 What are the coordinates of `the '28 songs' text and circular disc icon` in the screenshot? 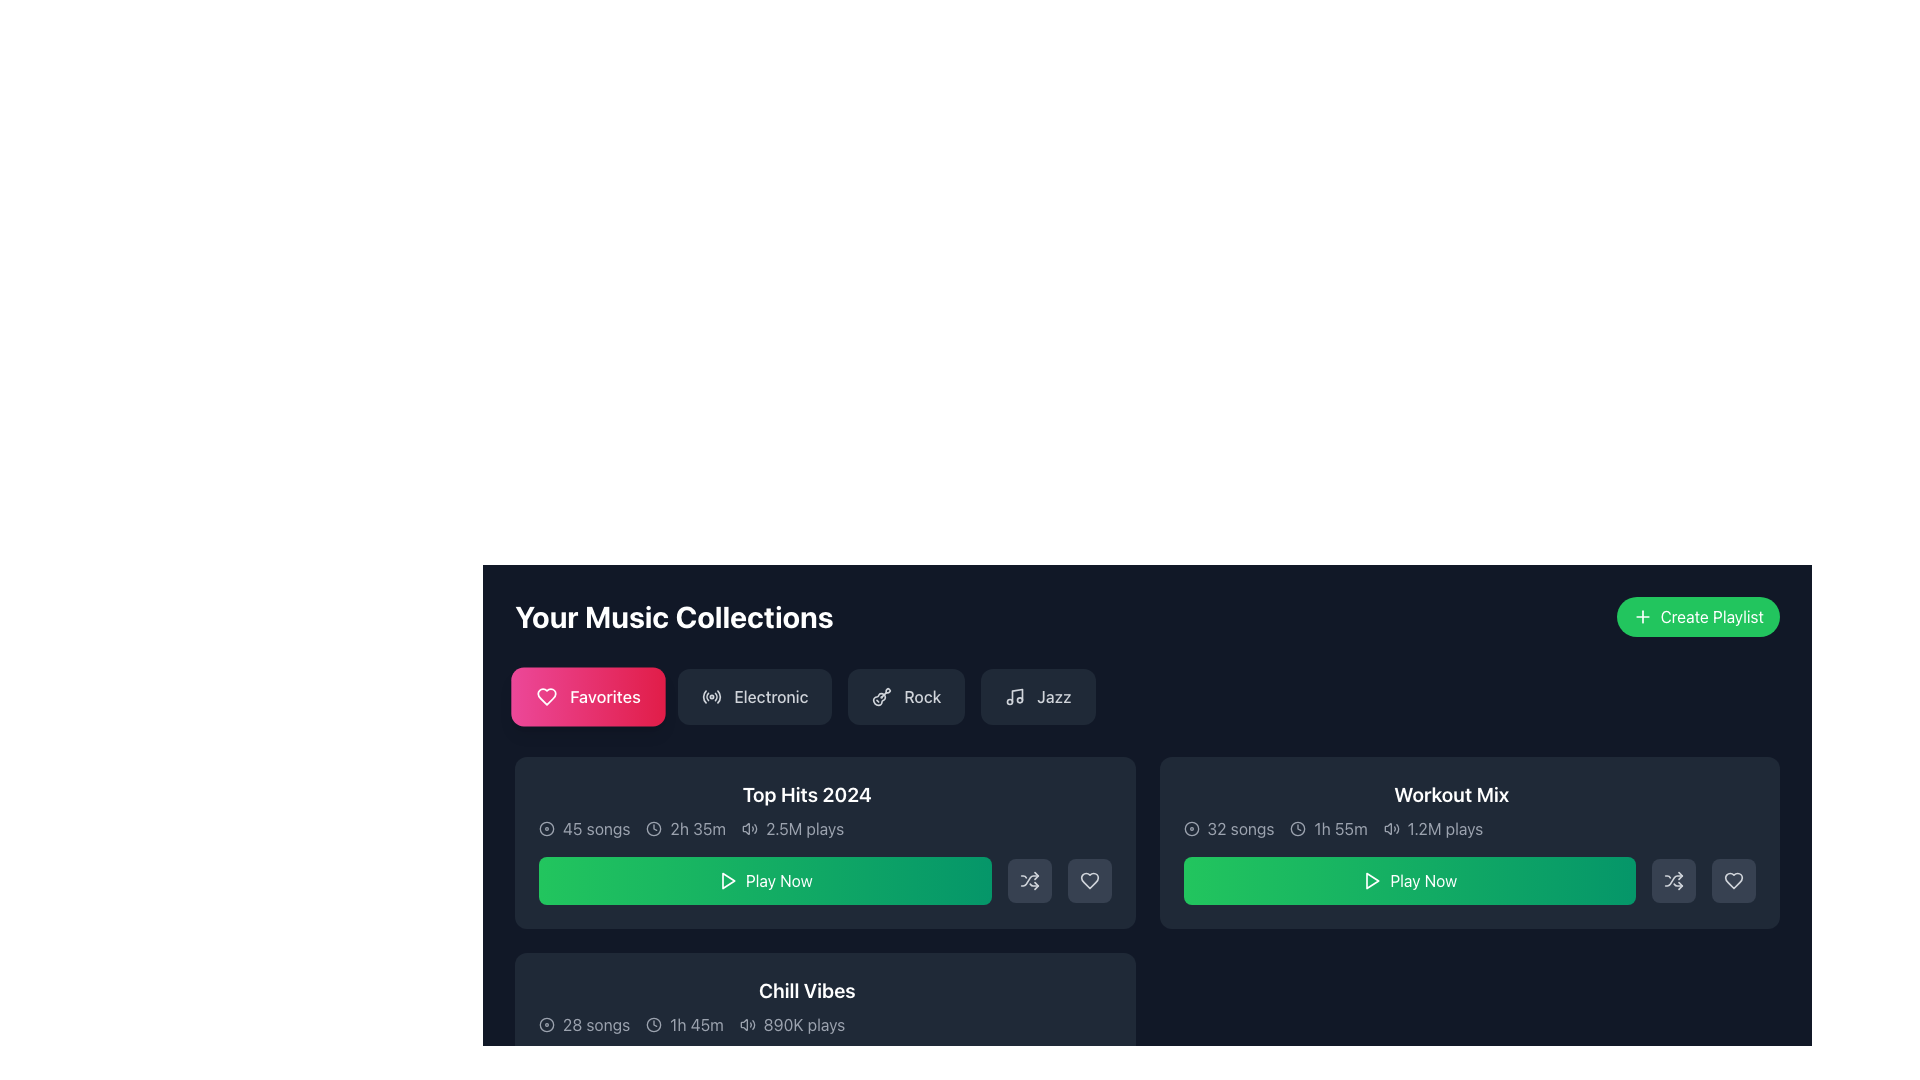 It's located at (583, 1025).